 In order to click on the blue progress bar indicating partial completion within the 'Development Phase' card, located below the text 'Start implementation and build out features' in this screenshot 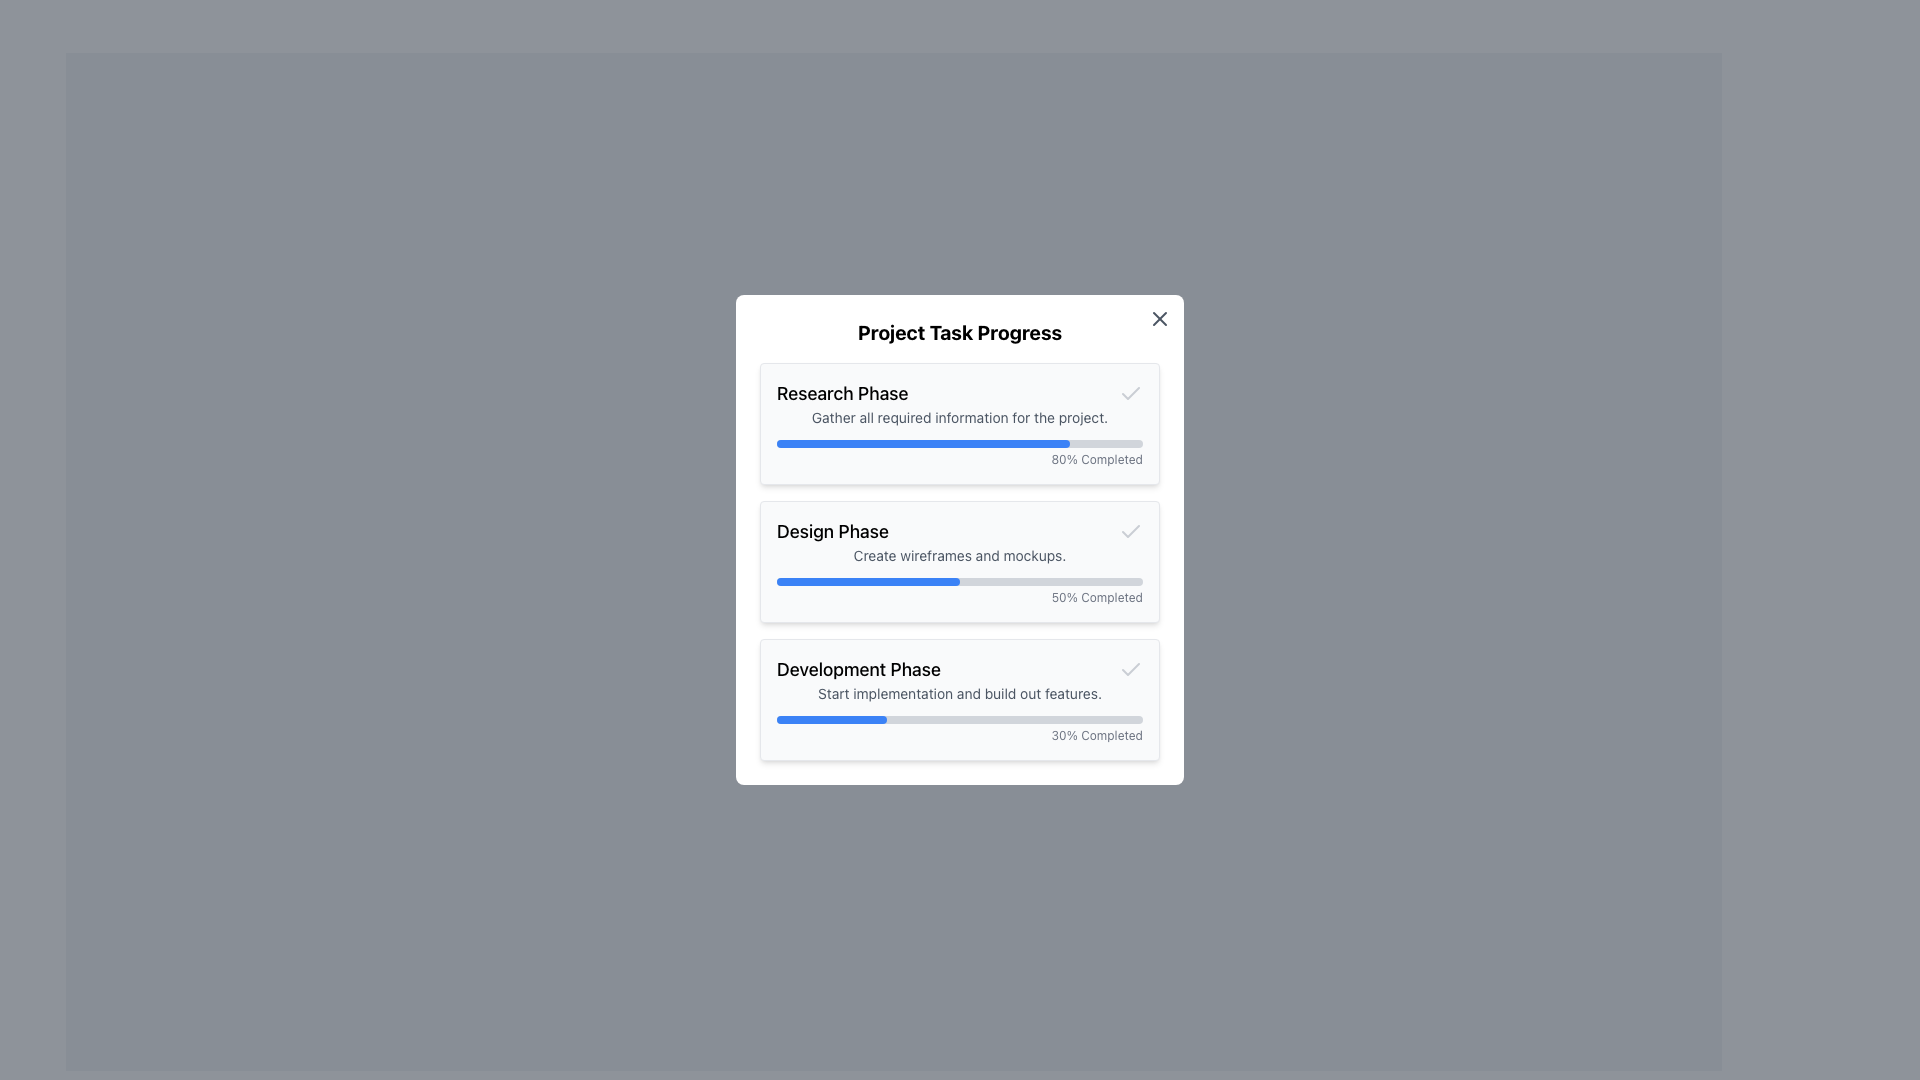, I will do `click(831, 720)`.